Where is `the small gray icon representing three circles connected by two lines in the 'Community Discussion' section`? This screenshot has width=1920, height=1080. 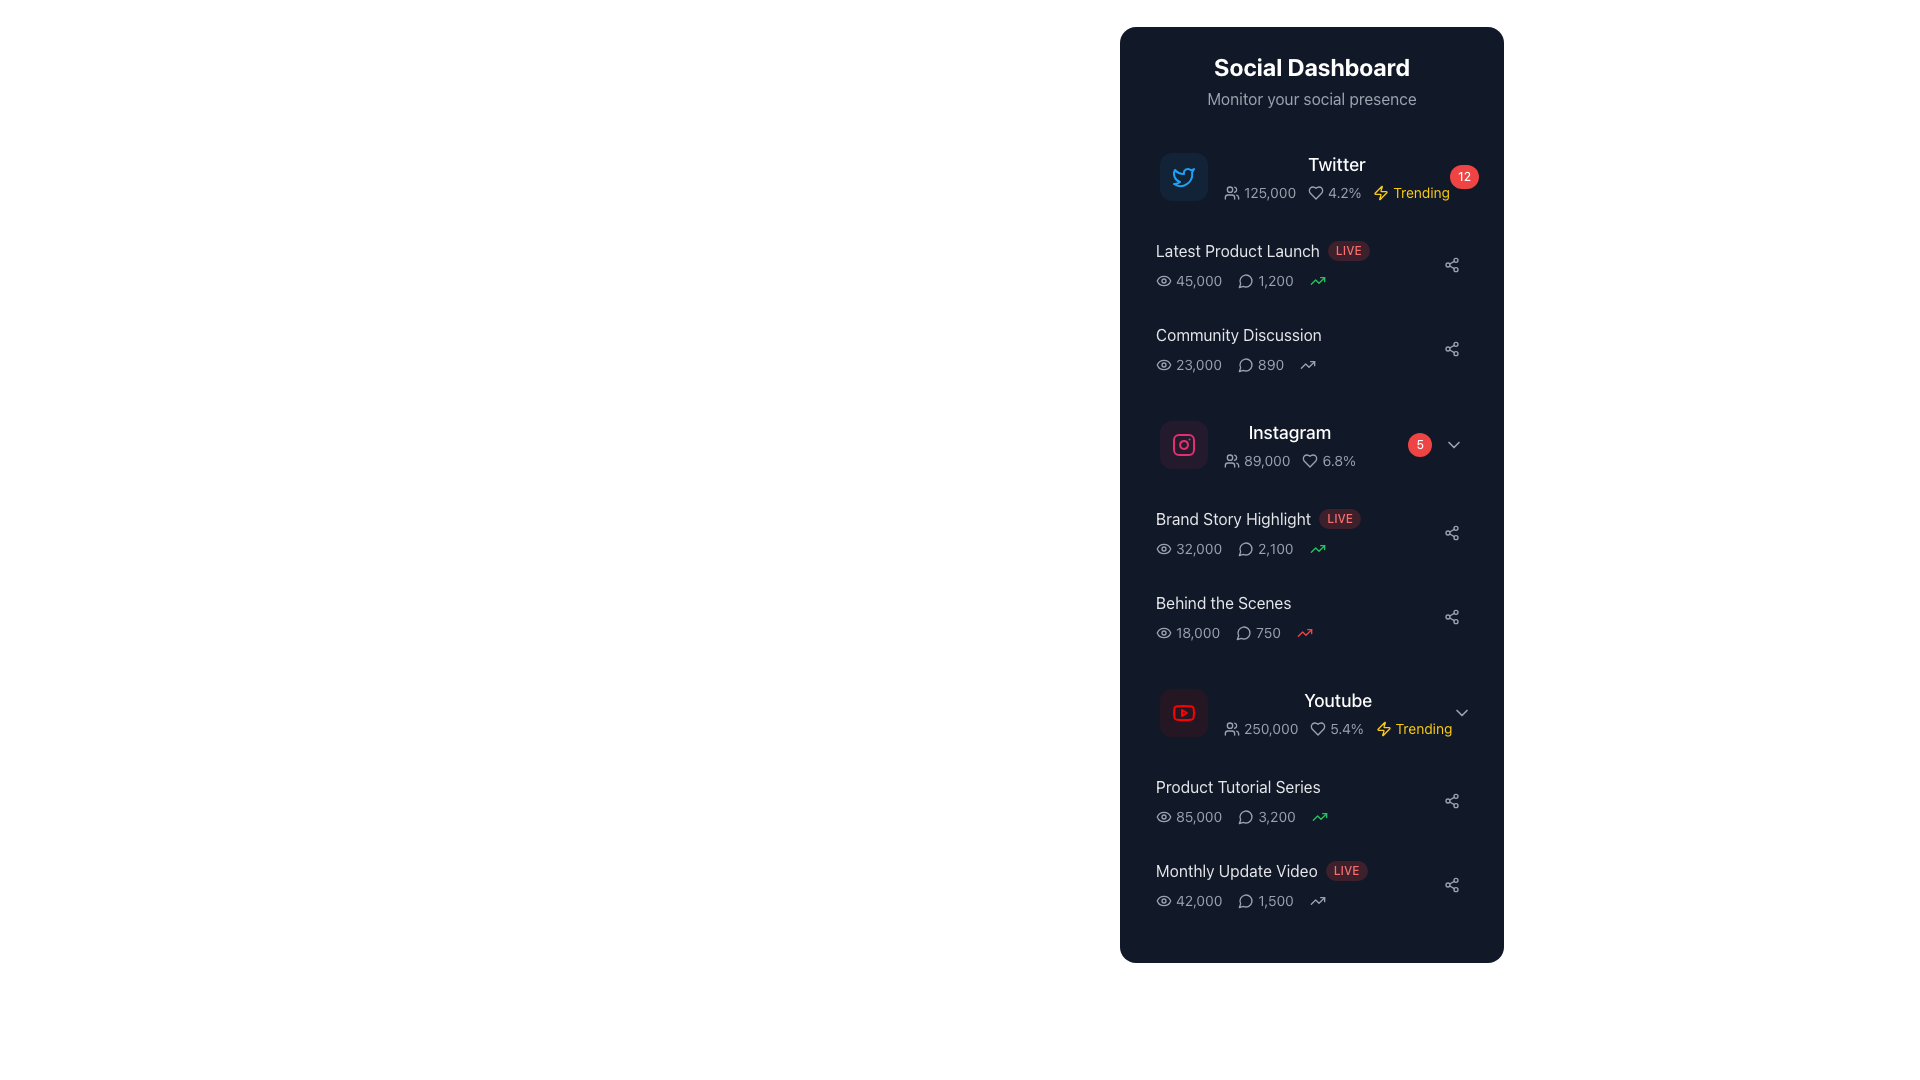 the small gray icon representing three circles connected by two lines in the 'Community Discussion' section is located at coordinates (1451, 800).